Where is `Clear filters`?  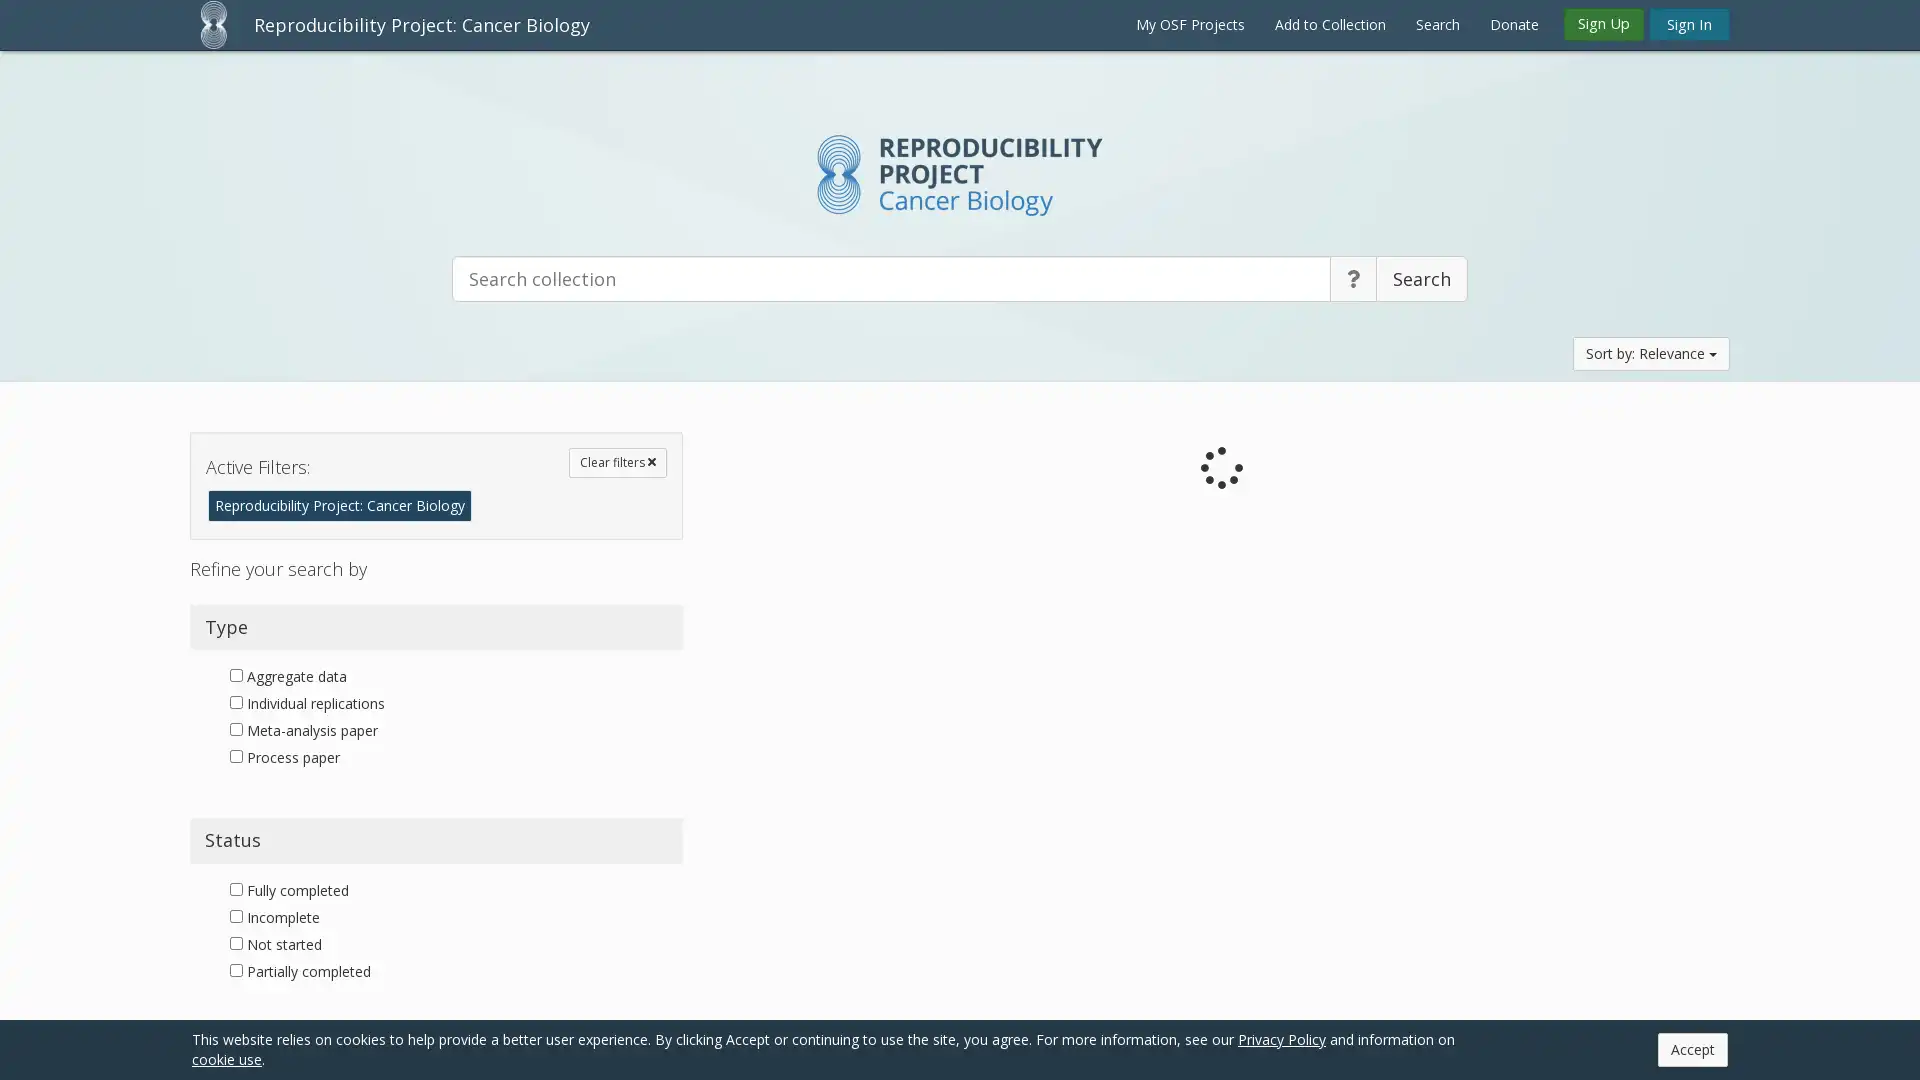 Clear filters is located at coordinates (617, 462).